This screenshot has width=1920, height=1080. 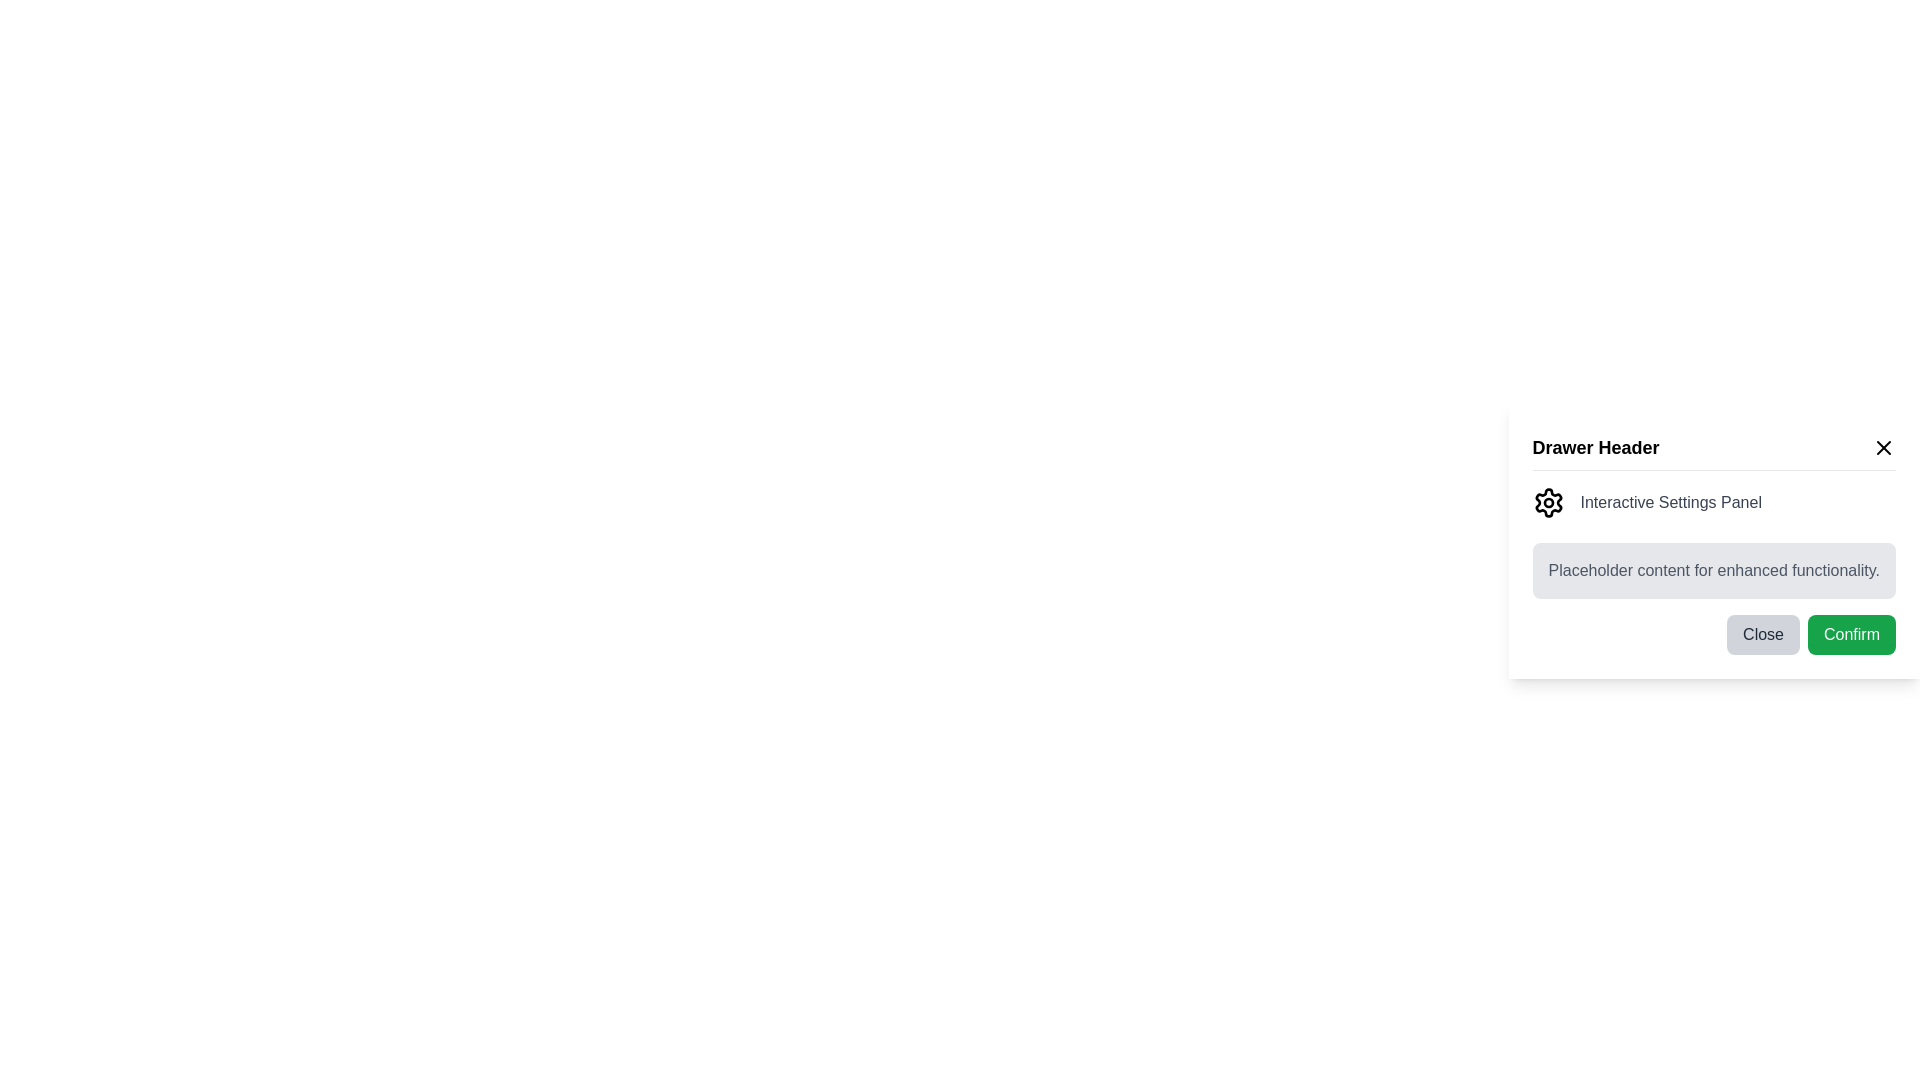 I want to click on the close button located in the top-right corner of the panel, aligned horizontally with the 'Drawer Header', so click(x=1882, y=446).